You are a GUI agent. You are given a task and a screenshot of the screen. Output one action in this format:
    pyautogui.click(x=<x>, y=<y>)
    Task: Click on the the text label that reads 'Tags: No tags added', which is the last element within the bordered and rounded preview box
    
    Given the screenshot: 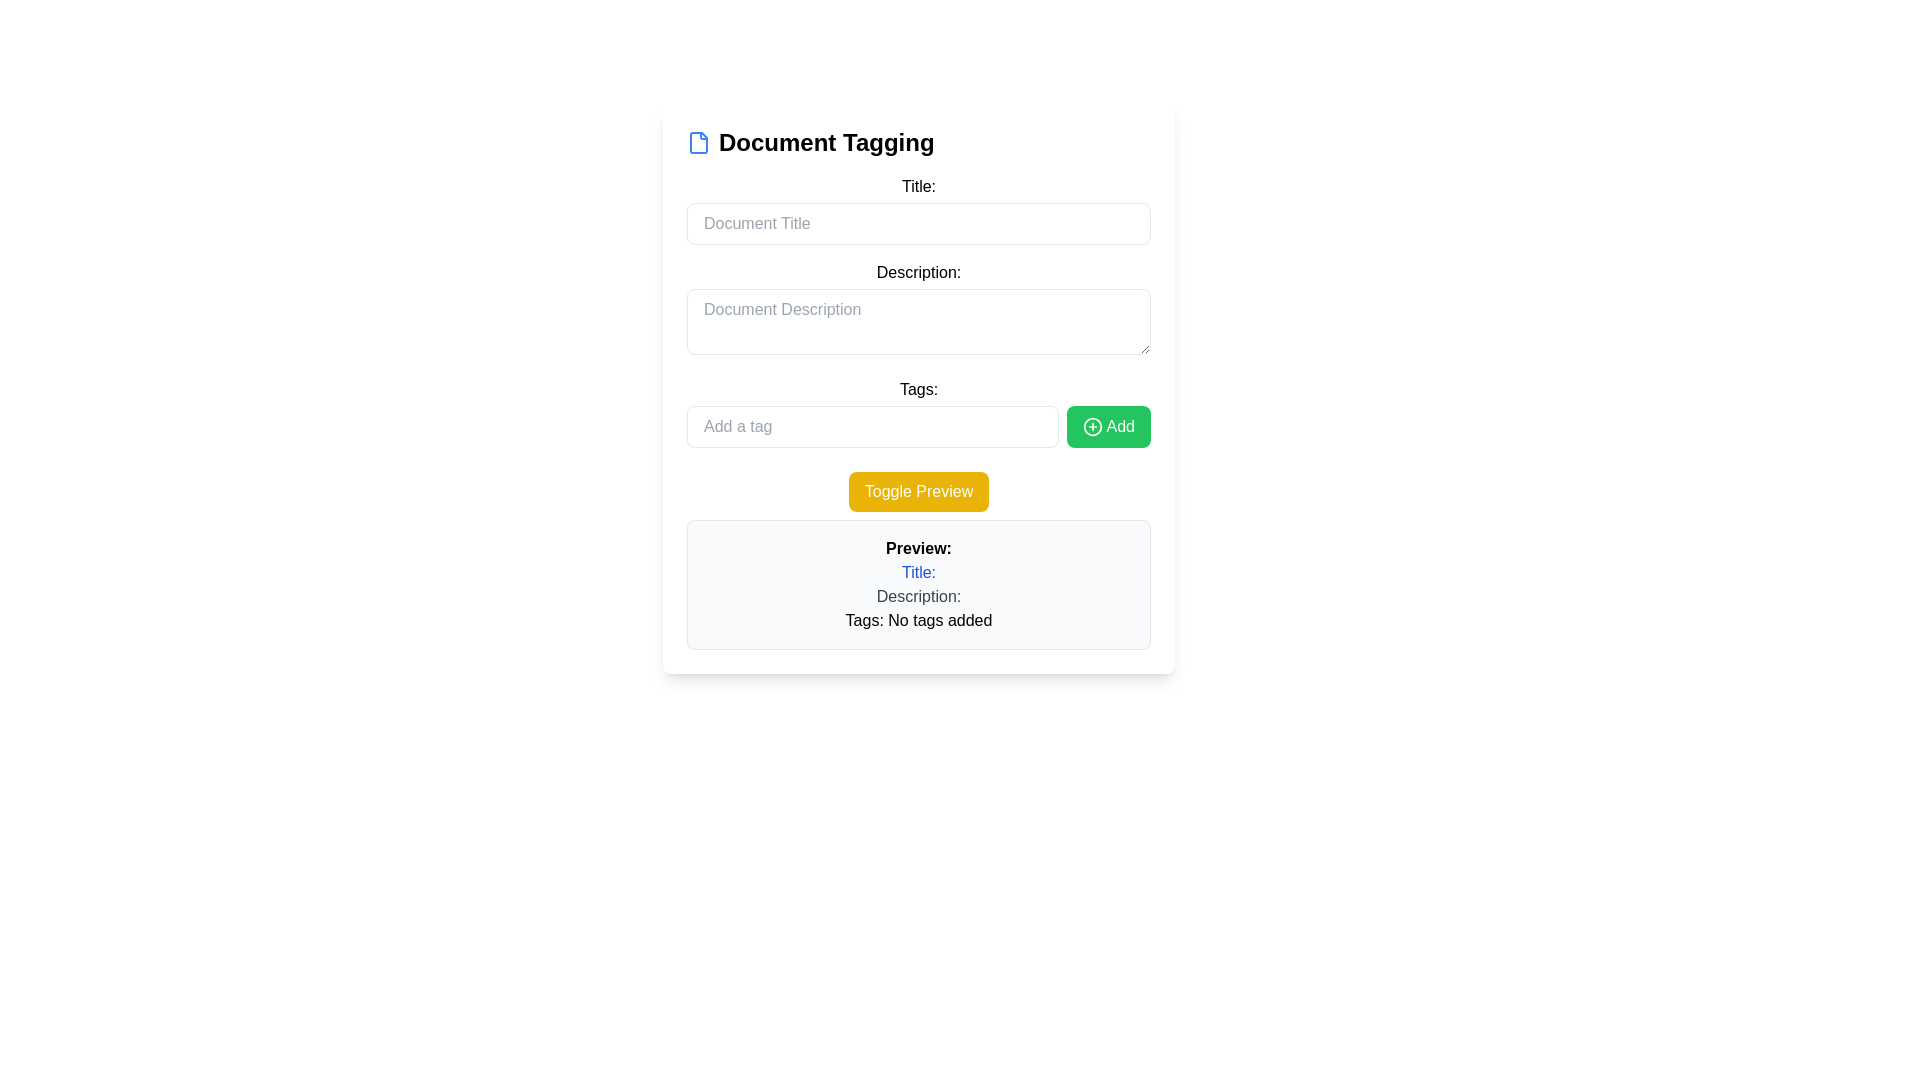 What is the action you would take?
    pyautogui.click(x=917, y=620)
    